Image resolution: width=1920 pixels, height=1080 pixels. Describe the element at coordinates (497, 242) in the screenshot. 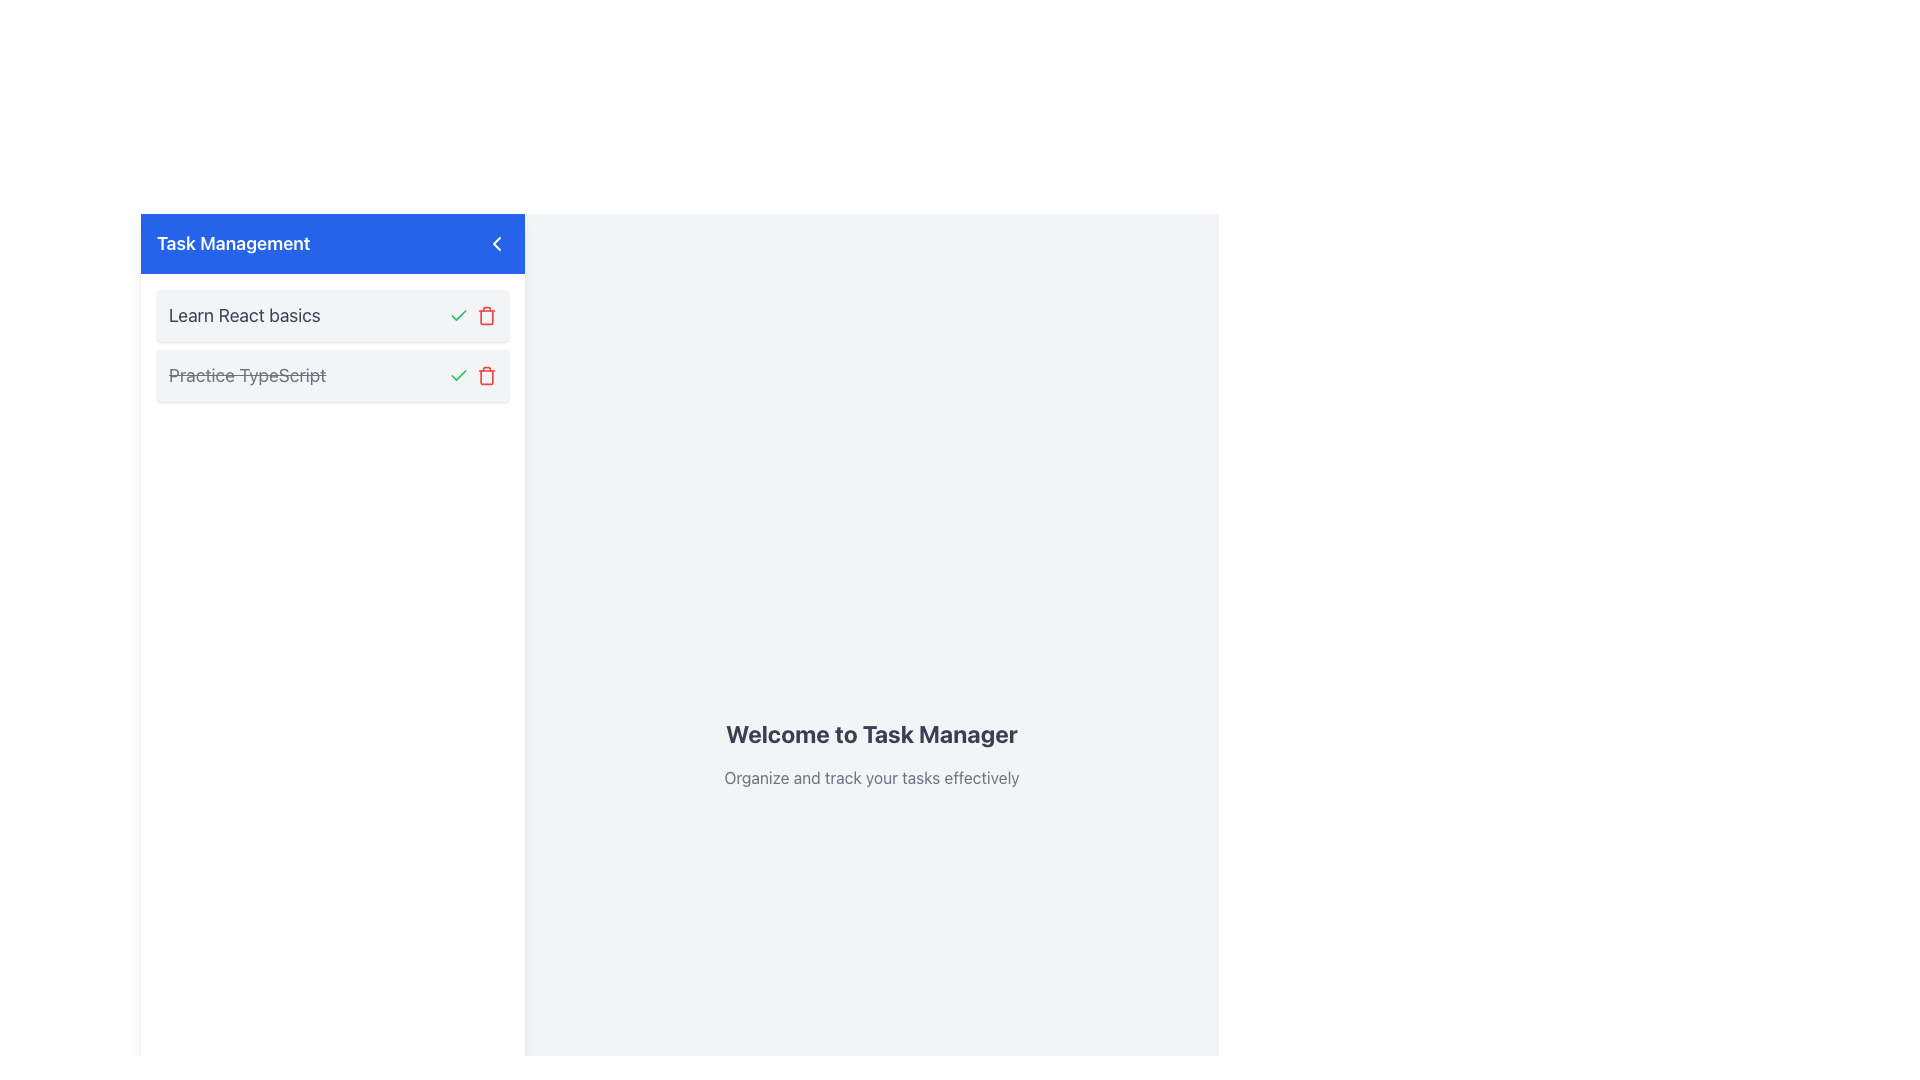

I see `the chevron-left icon located in the navigation panel at the top left of the interface, next to the 'Task Management' label` at that location.